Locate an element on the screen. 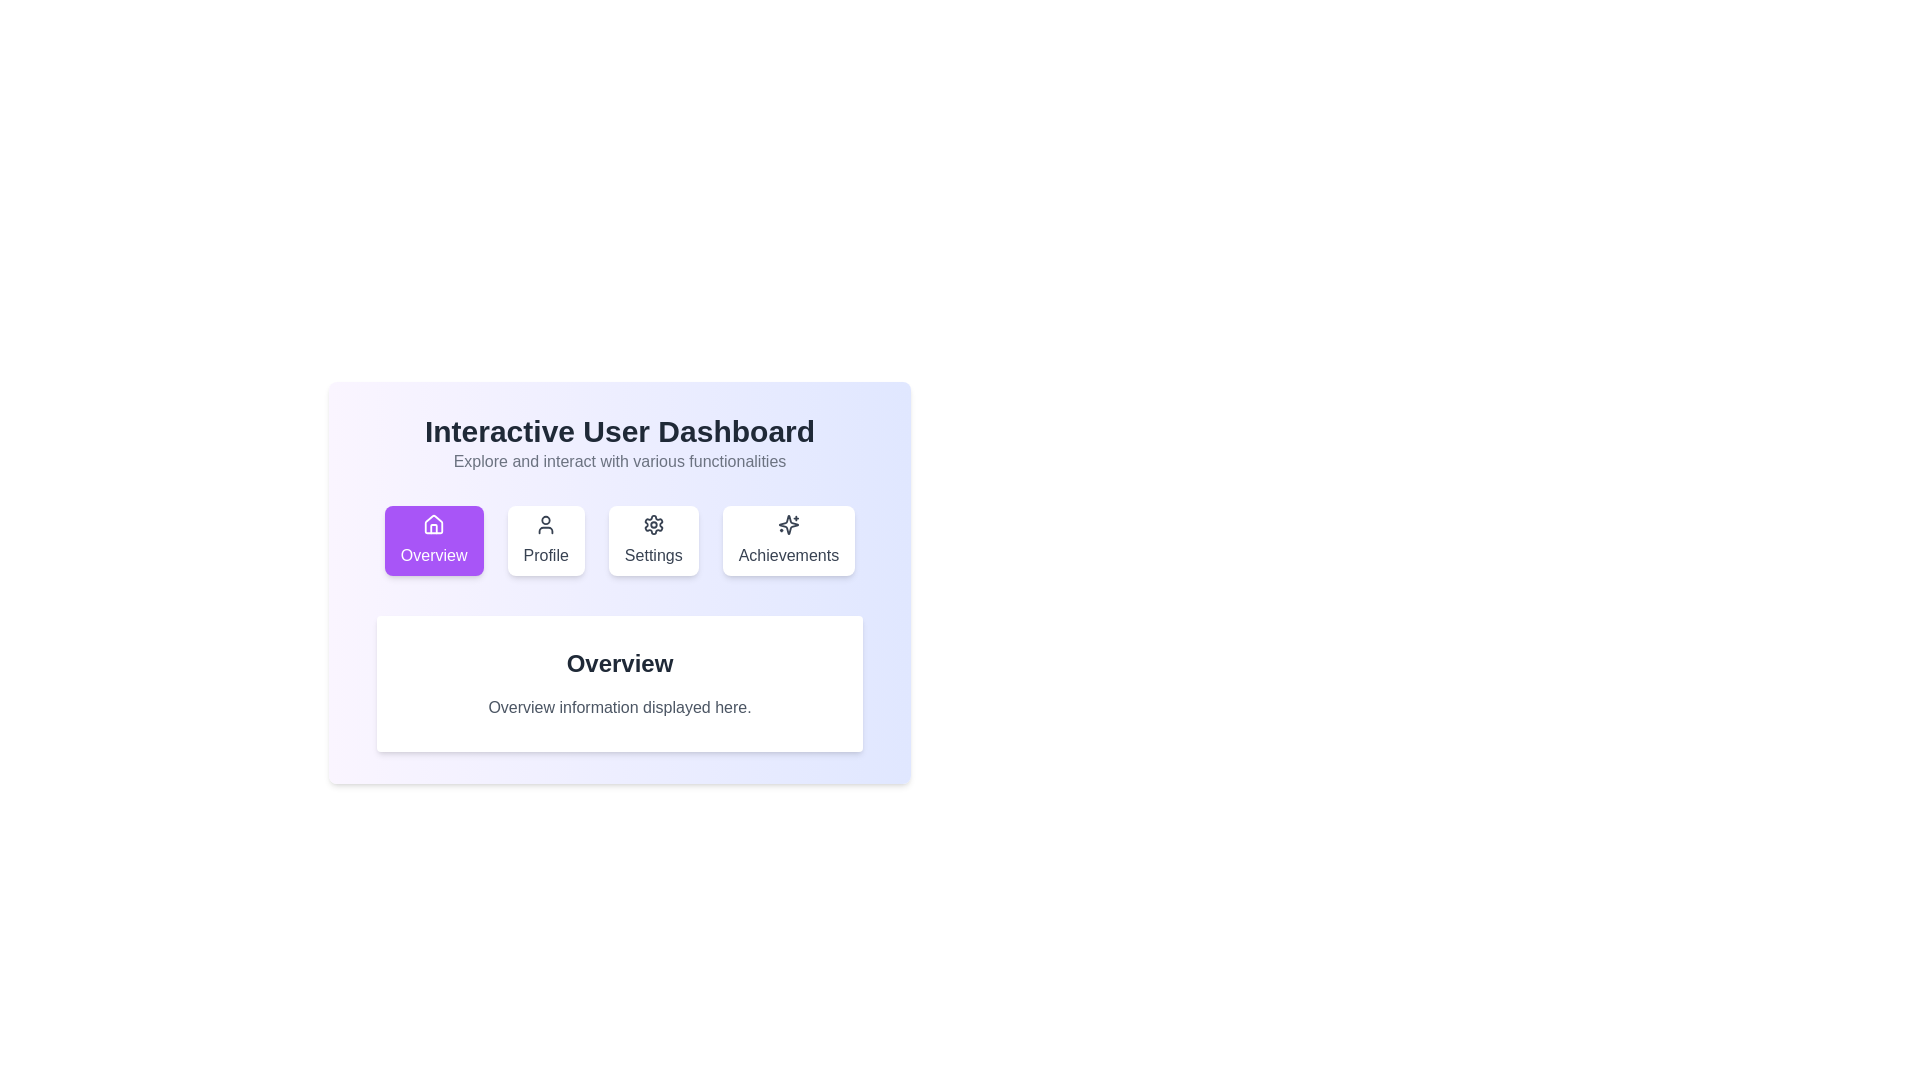 The width and height of the screenshot is (1920, 1080). the 'Achievements' button, which is the fourth button in the horizontal row under the 'Interactive User Dashboard' header, to activate its visual hover effect is located at coordinates (787, 540).